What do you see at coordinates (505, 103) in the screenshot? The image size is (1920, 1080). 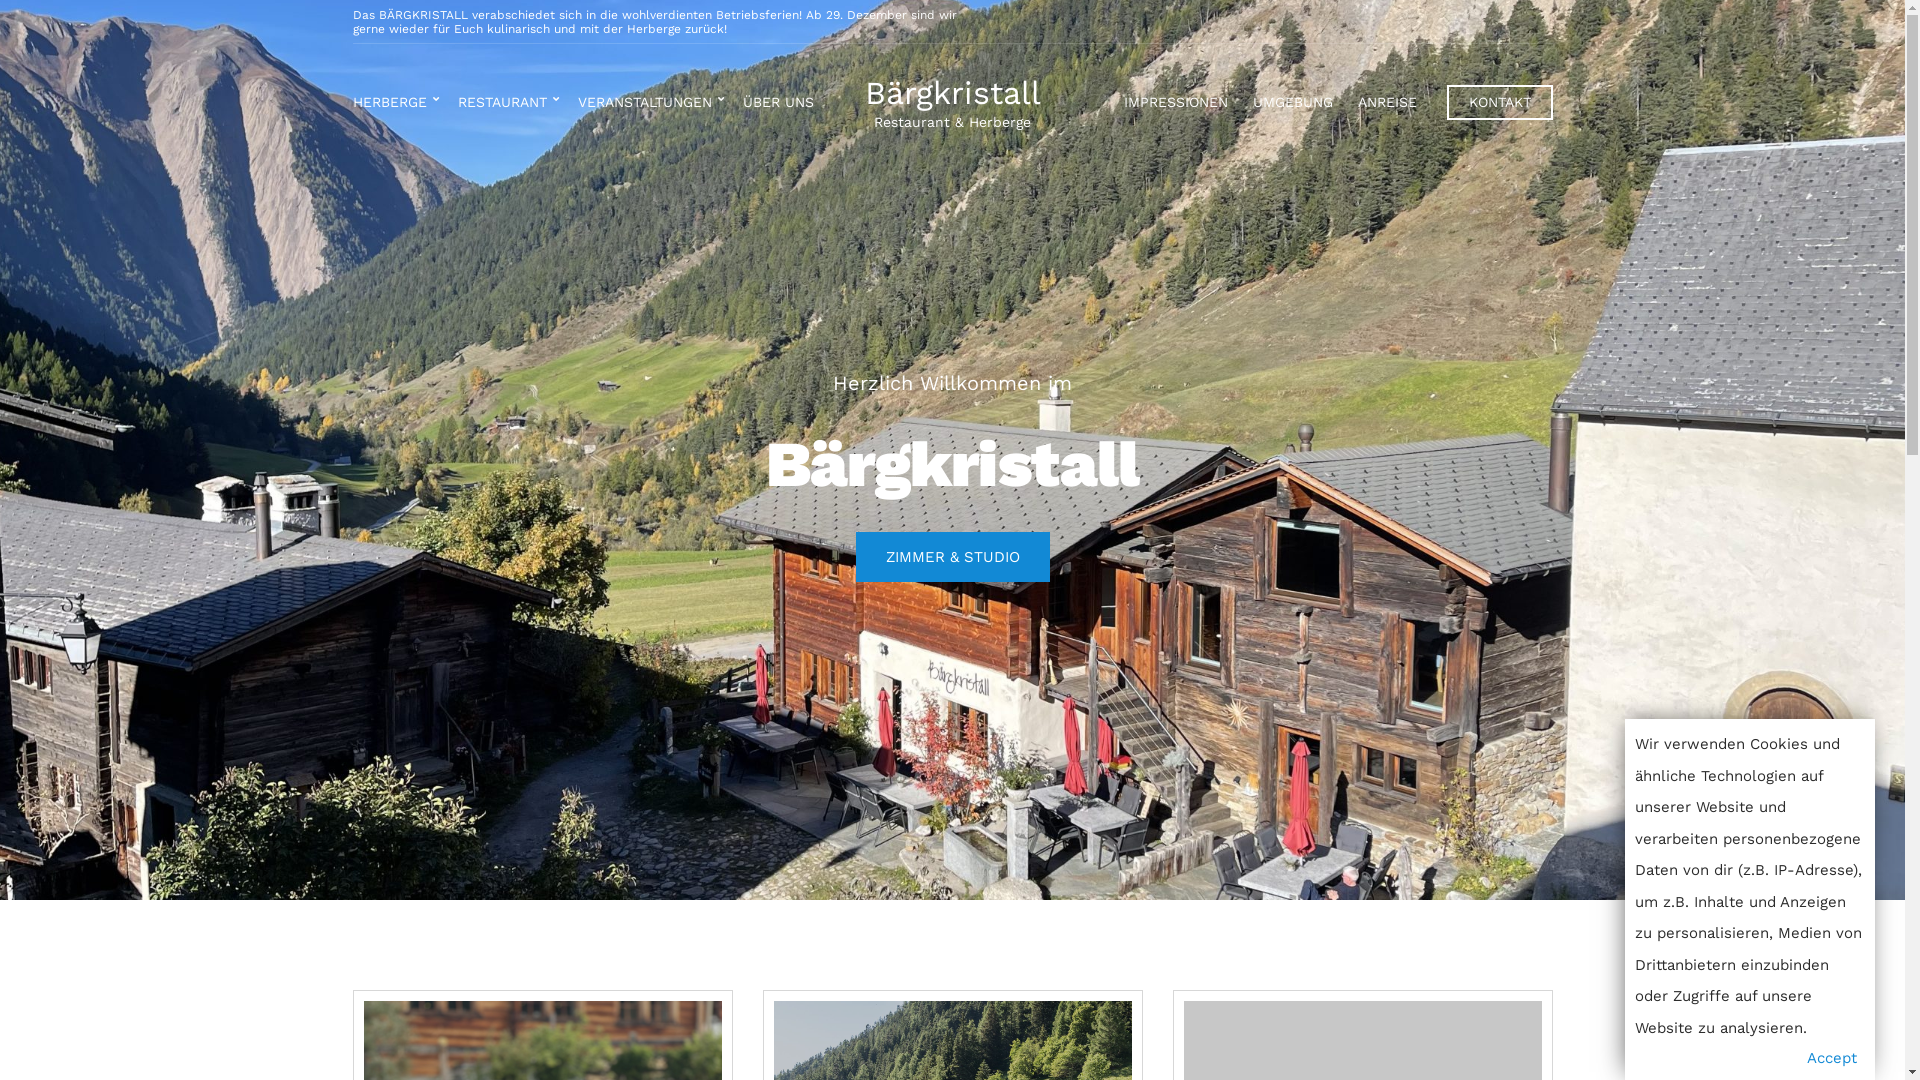 I see `'RESTAURANT'` at bounding box center [505, 103].